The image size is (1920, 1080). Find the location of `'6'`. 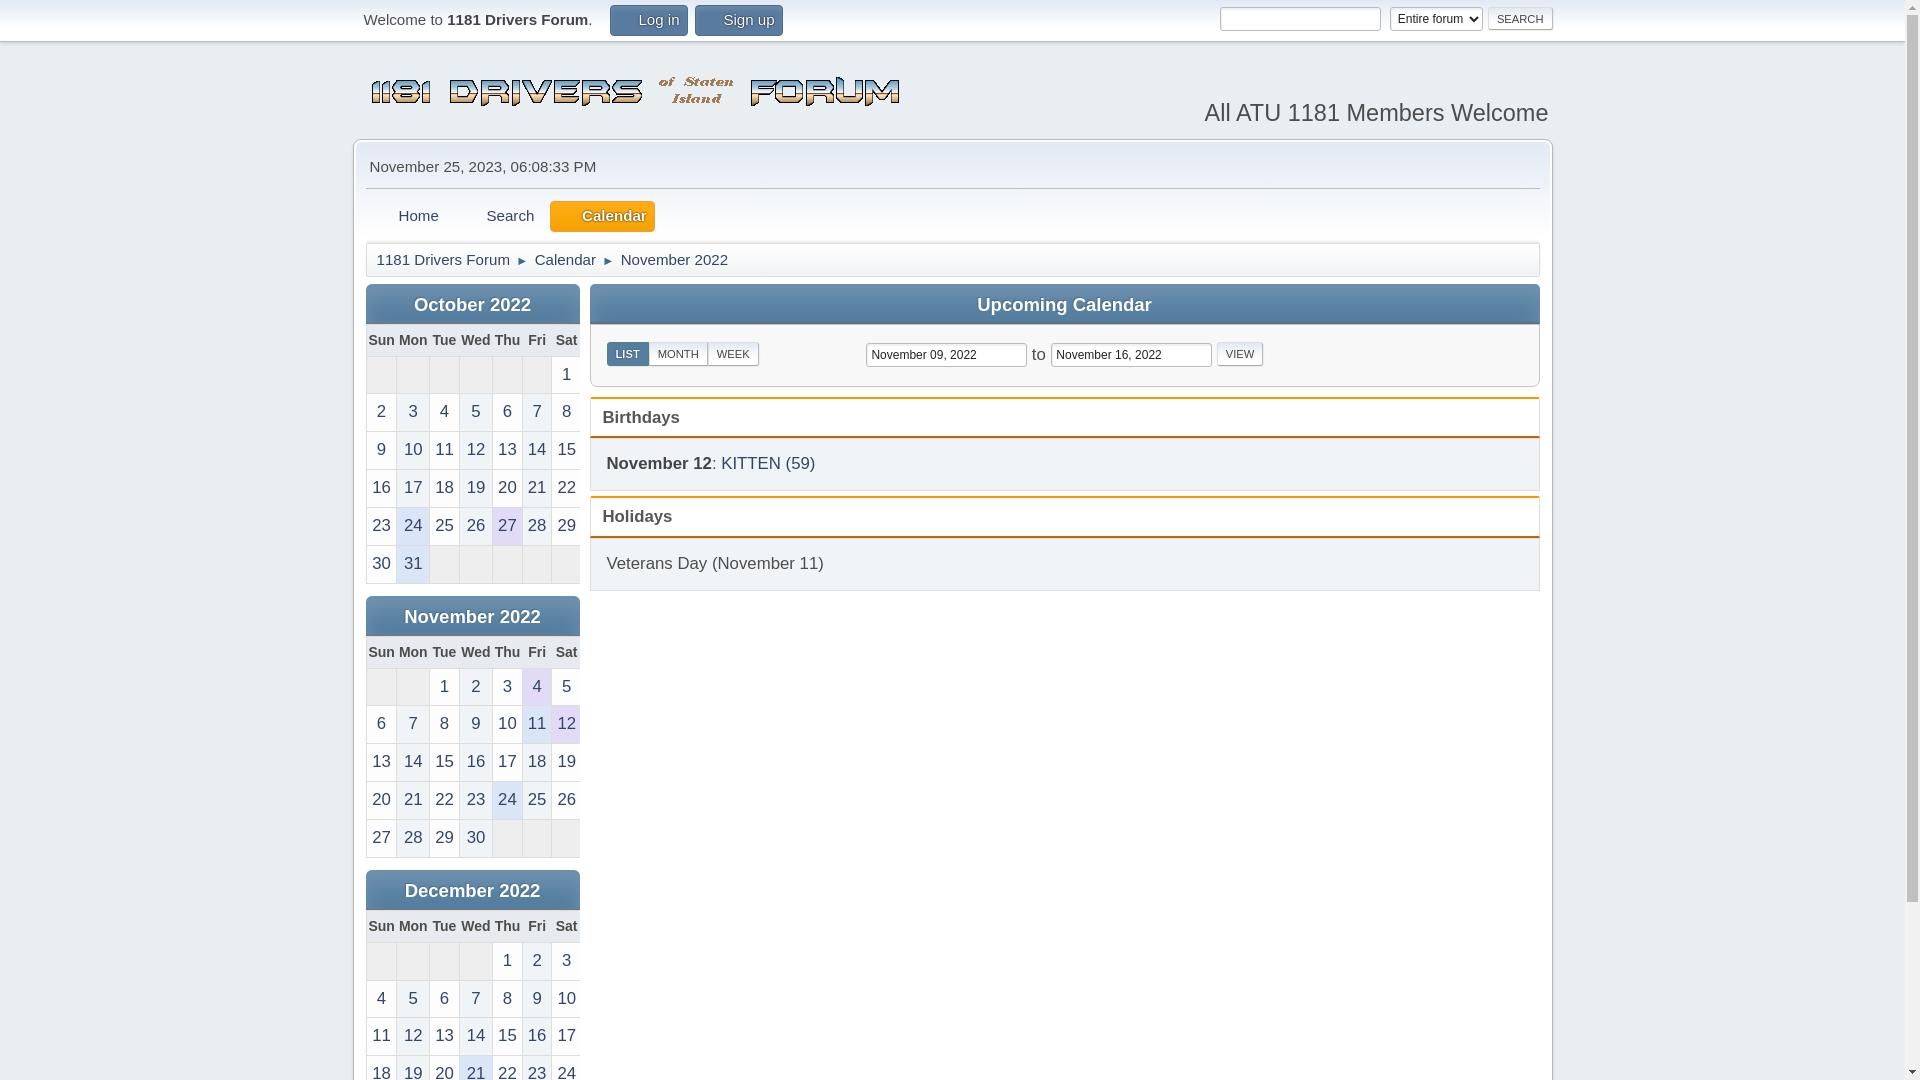

'6' is located at coordinates (493, 411).